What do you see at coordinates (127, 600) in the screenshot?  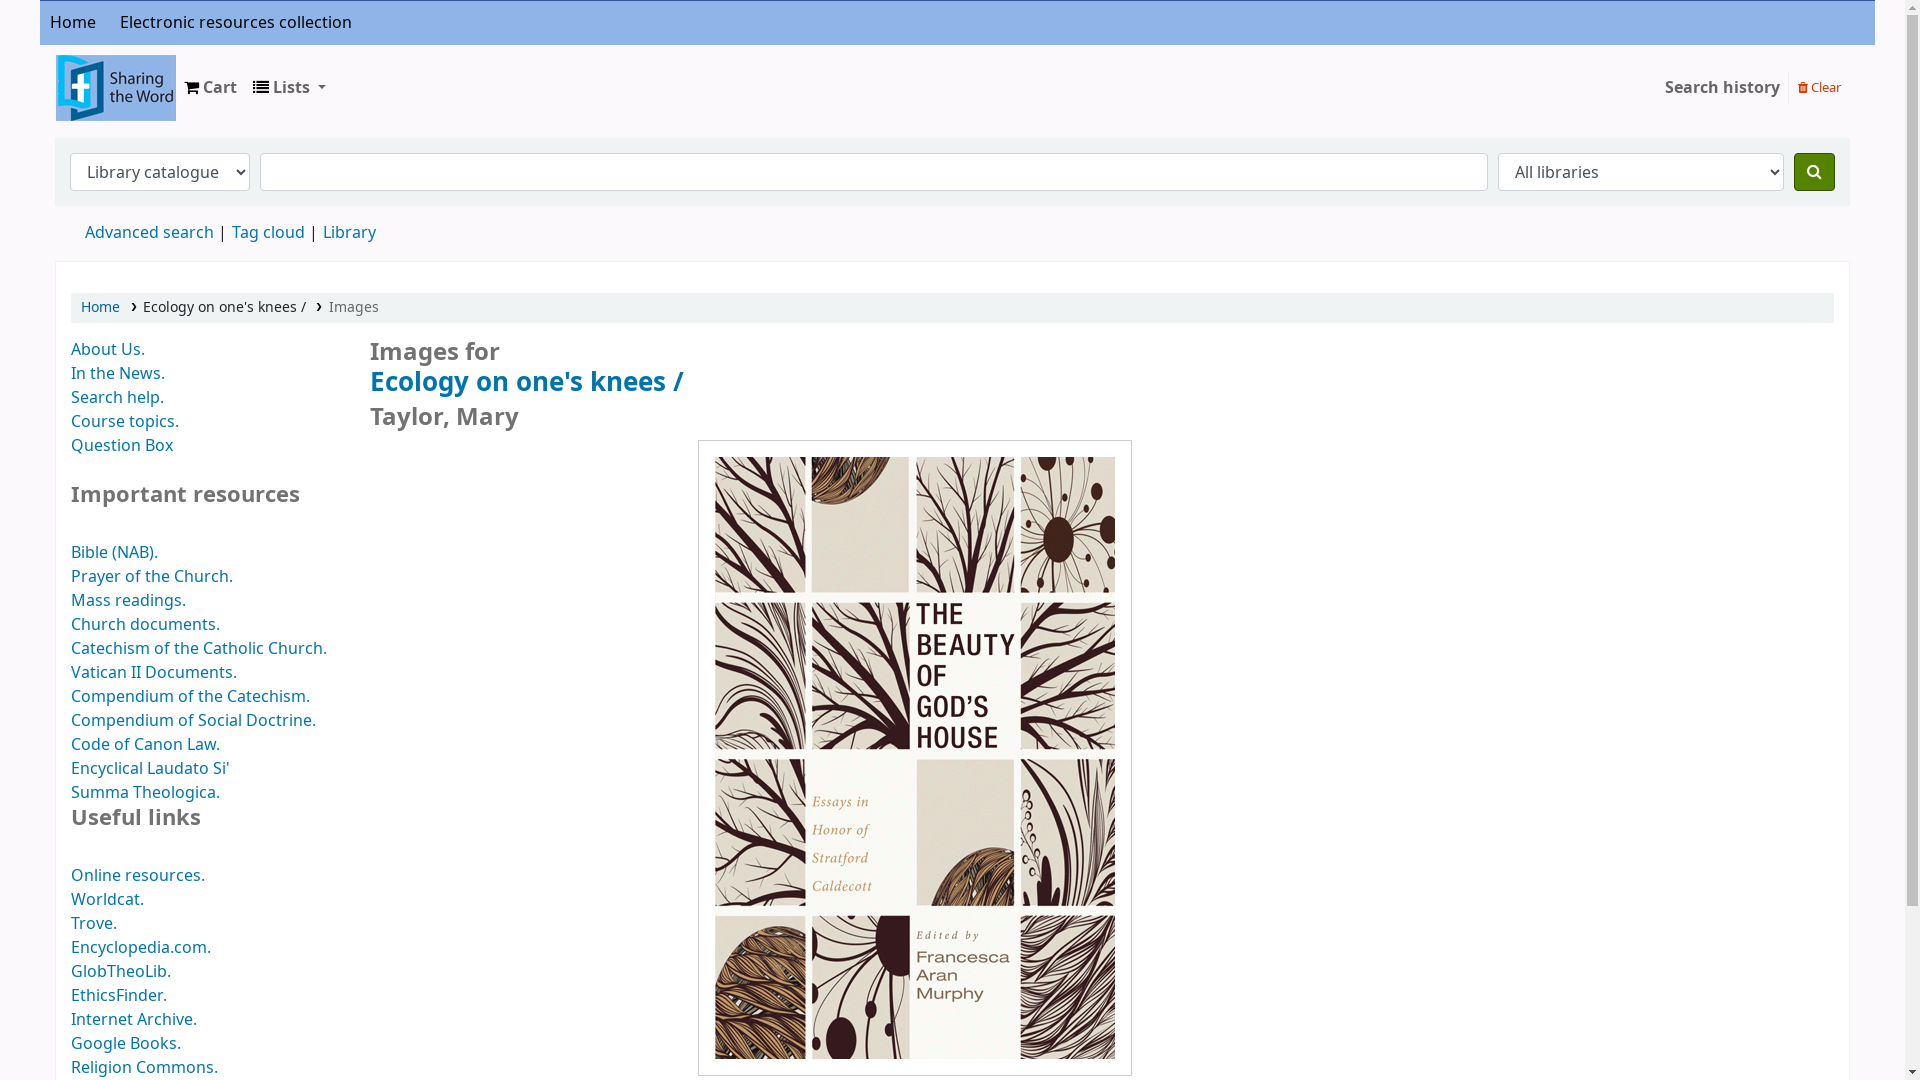 I see `'Mass readings.'` at bounding box center [127, 600].